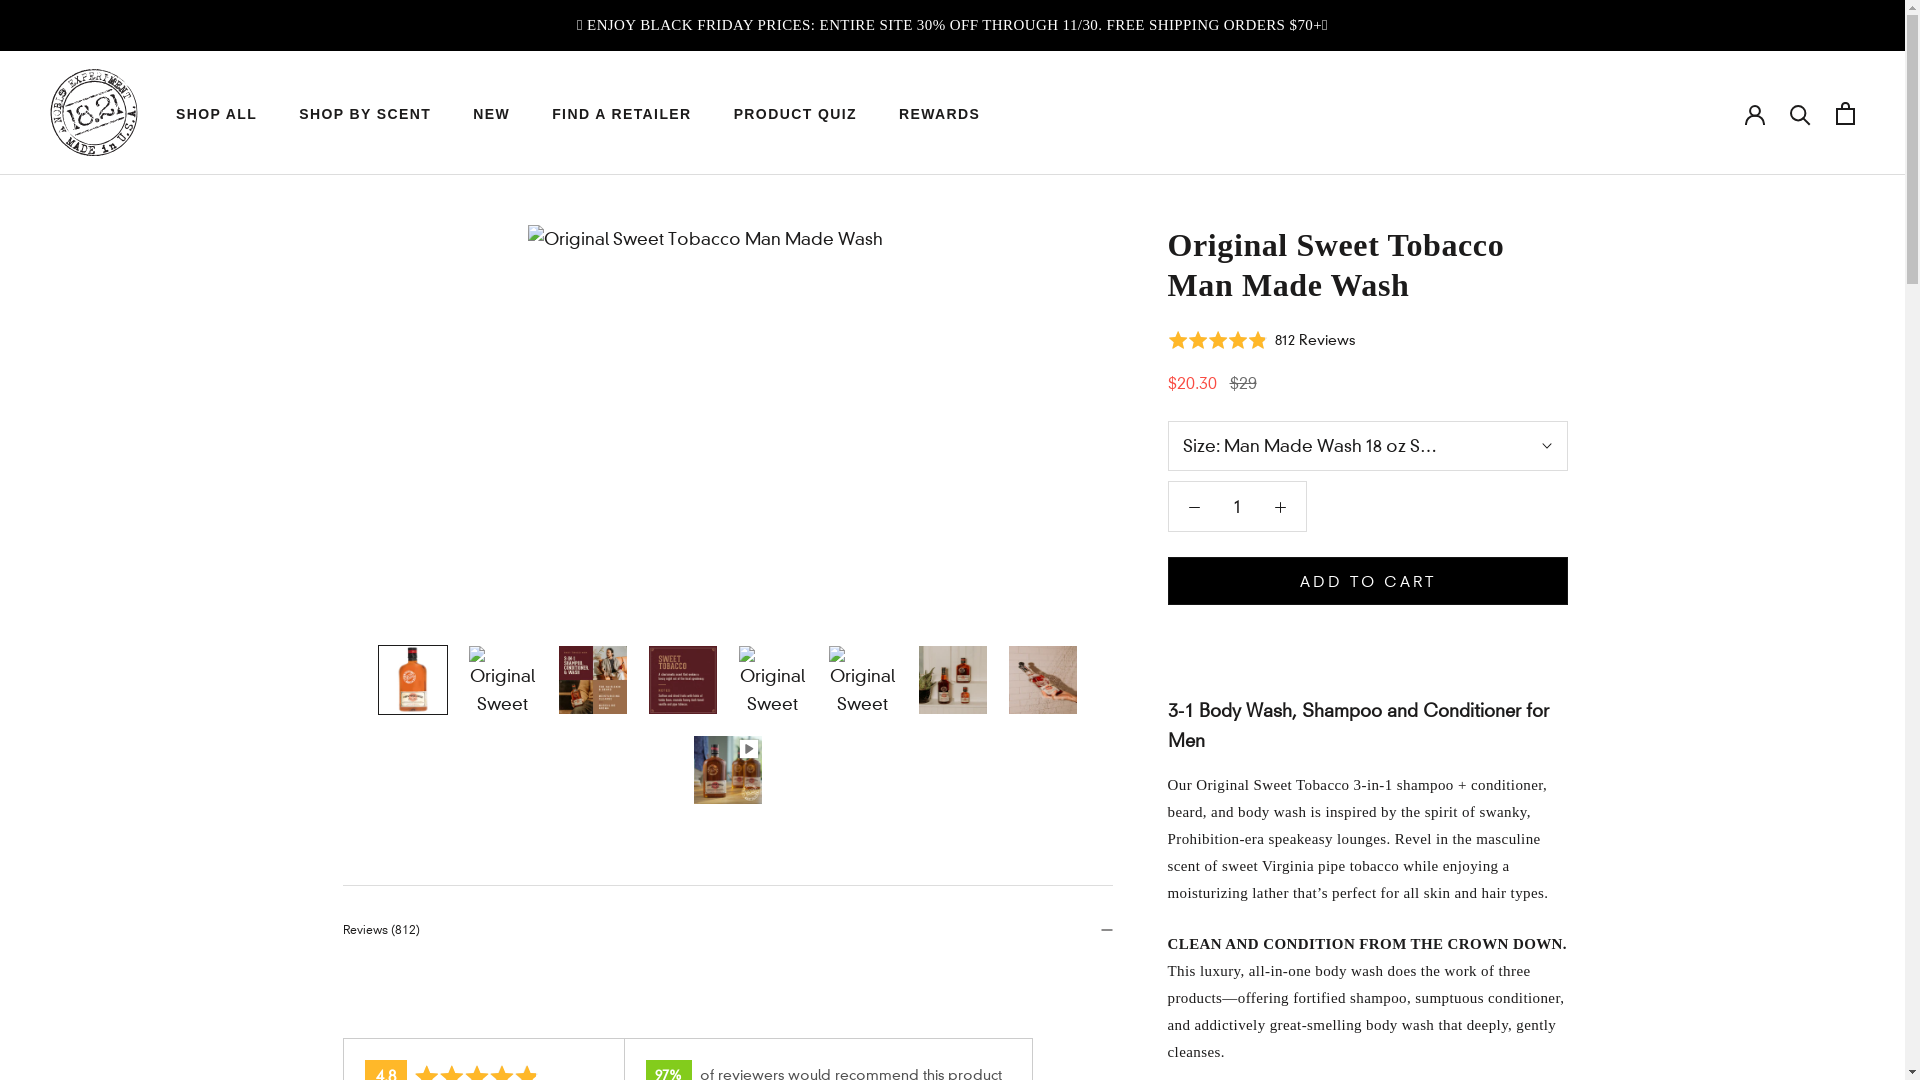 The width and height of the screenshot is (1920, 1080). Describe the element at coordinates (297, 114) in the screenshot. I see `'SHOP BY SCENT'` at that location.